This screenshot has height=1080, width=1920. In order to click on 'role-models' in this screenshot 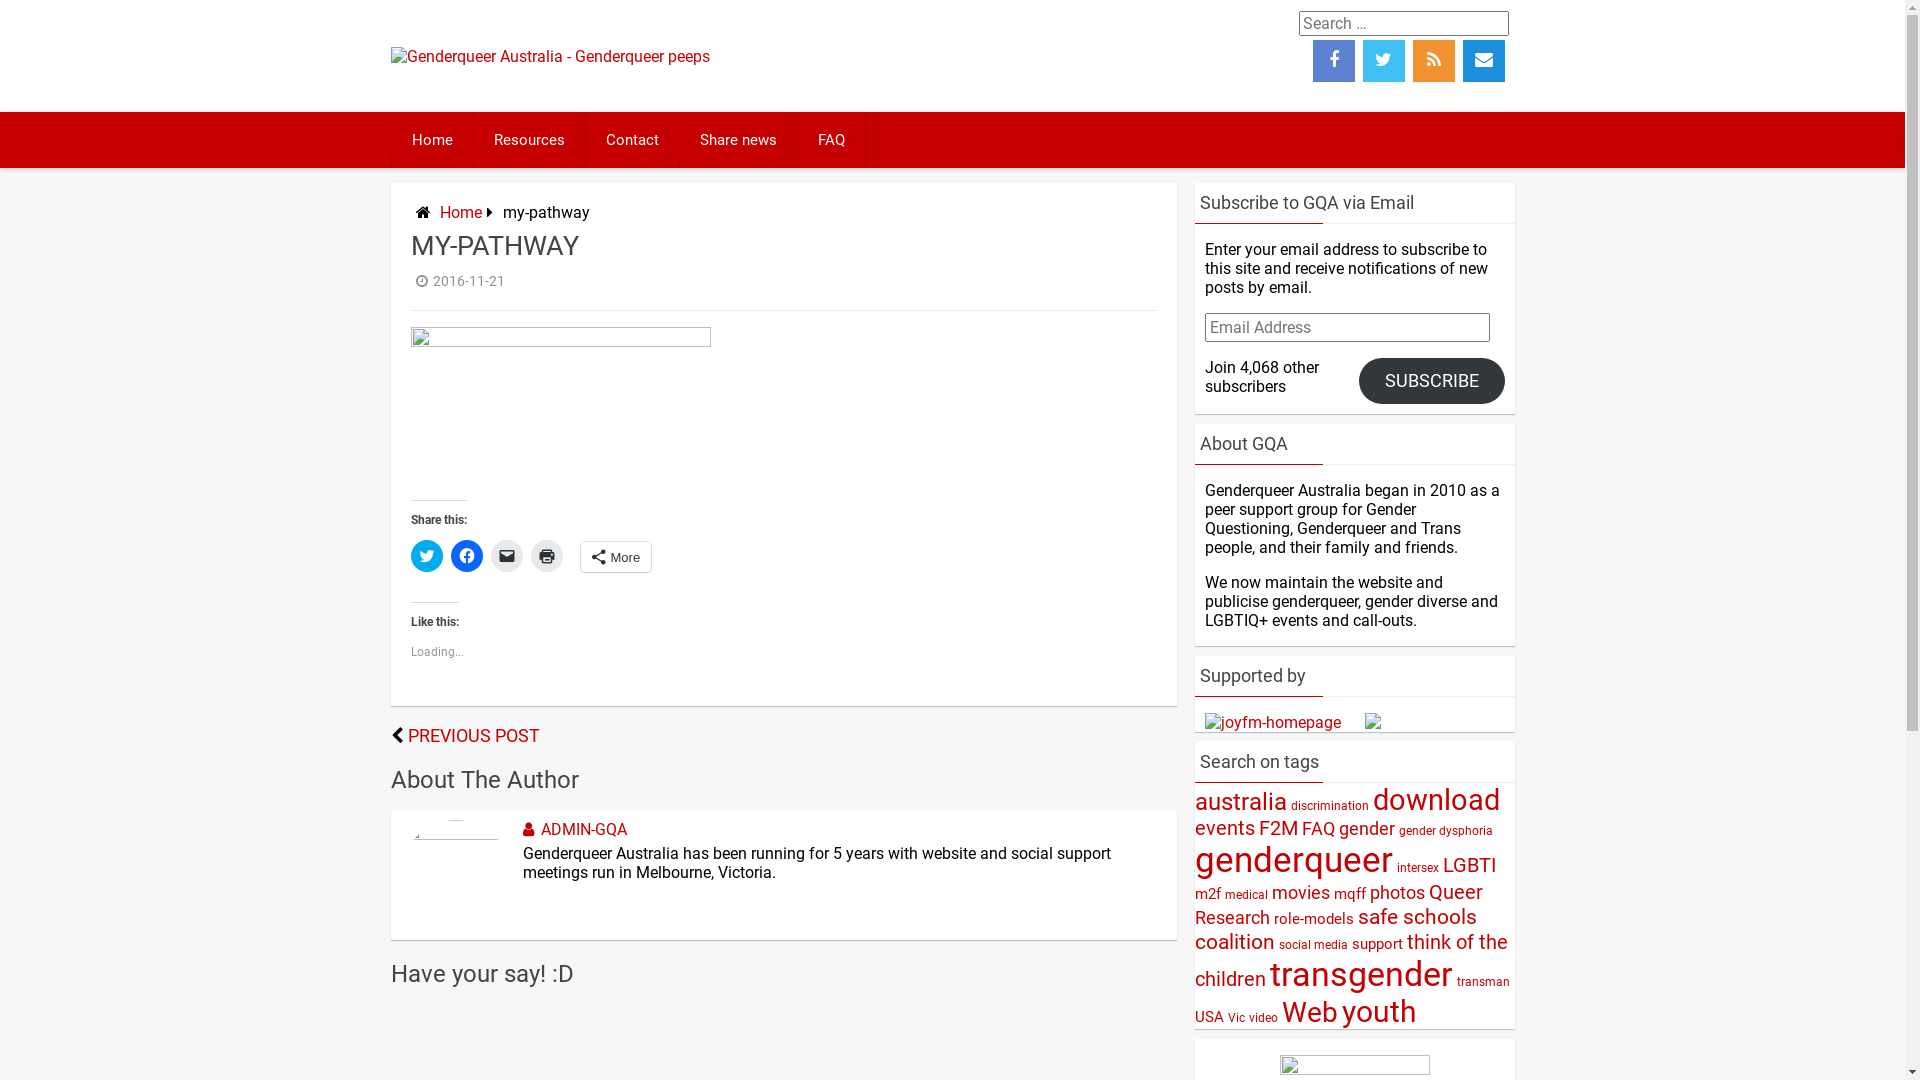, I will do `click(1314, 918)`.